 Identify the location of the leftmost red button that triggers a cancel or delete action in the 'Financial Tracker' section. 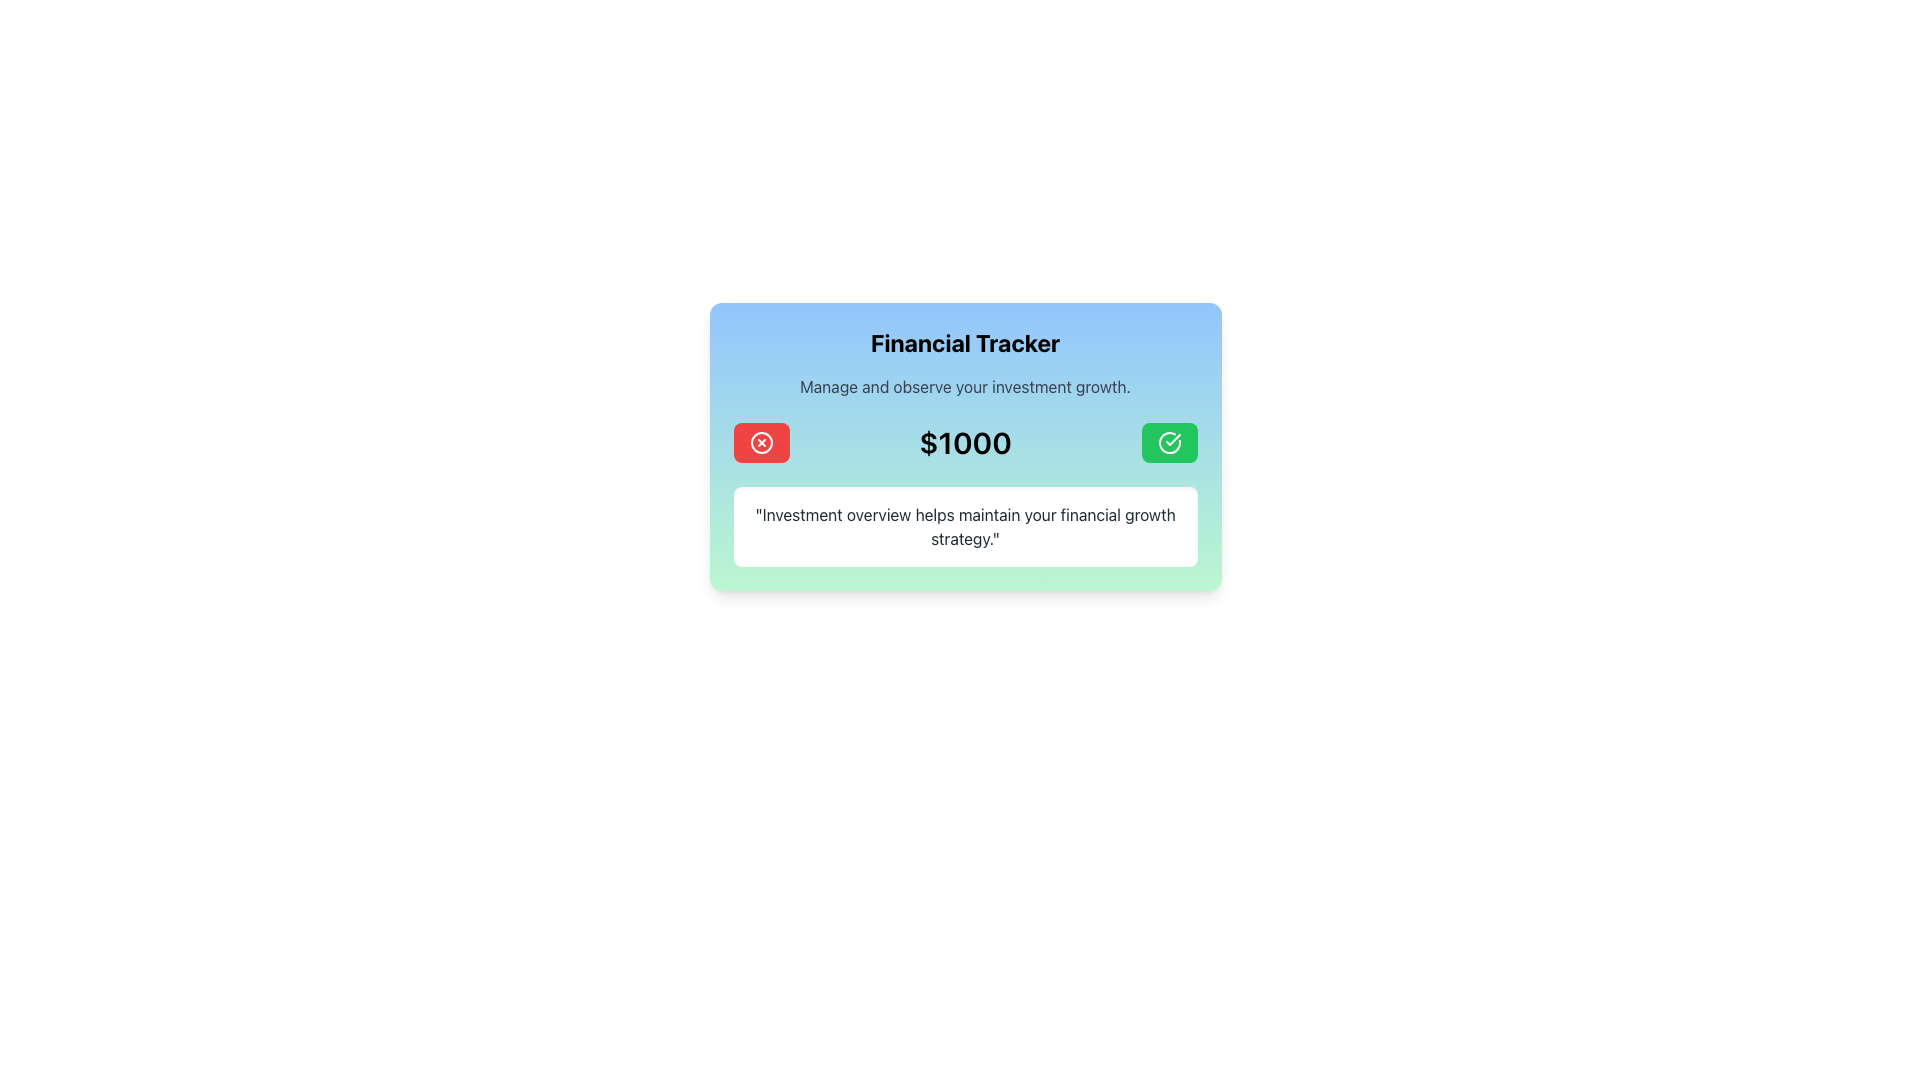
(760, 442).